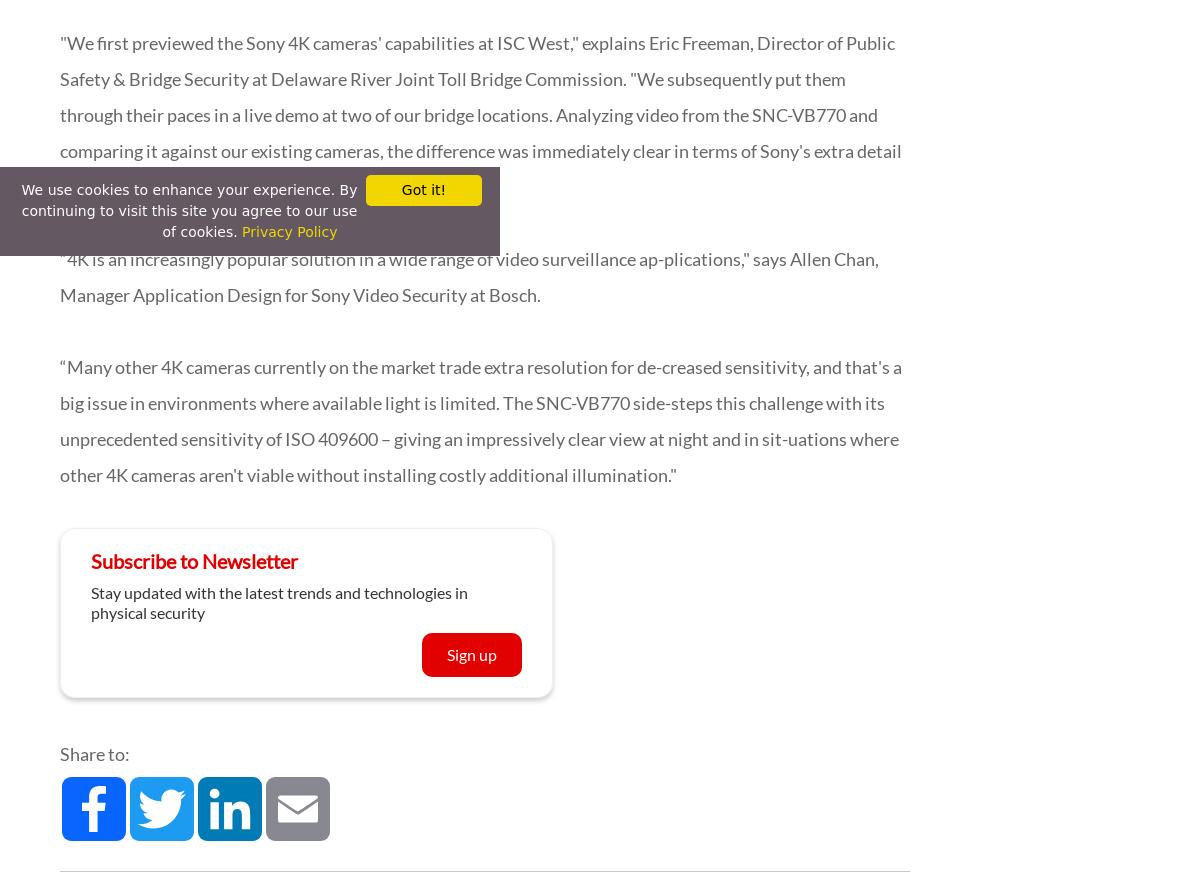 The width and height of the screenshot is (1200, 872). I want to click on 'Privacy Policy', so click(288, 231).